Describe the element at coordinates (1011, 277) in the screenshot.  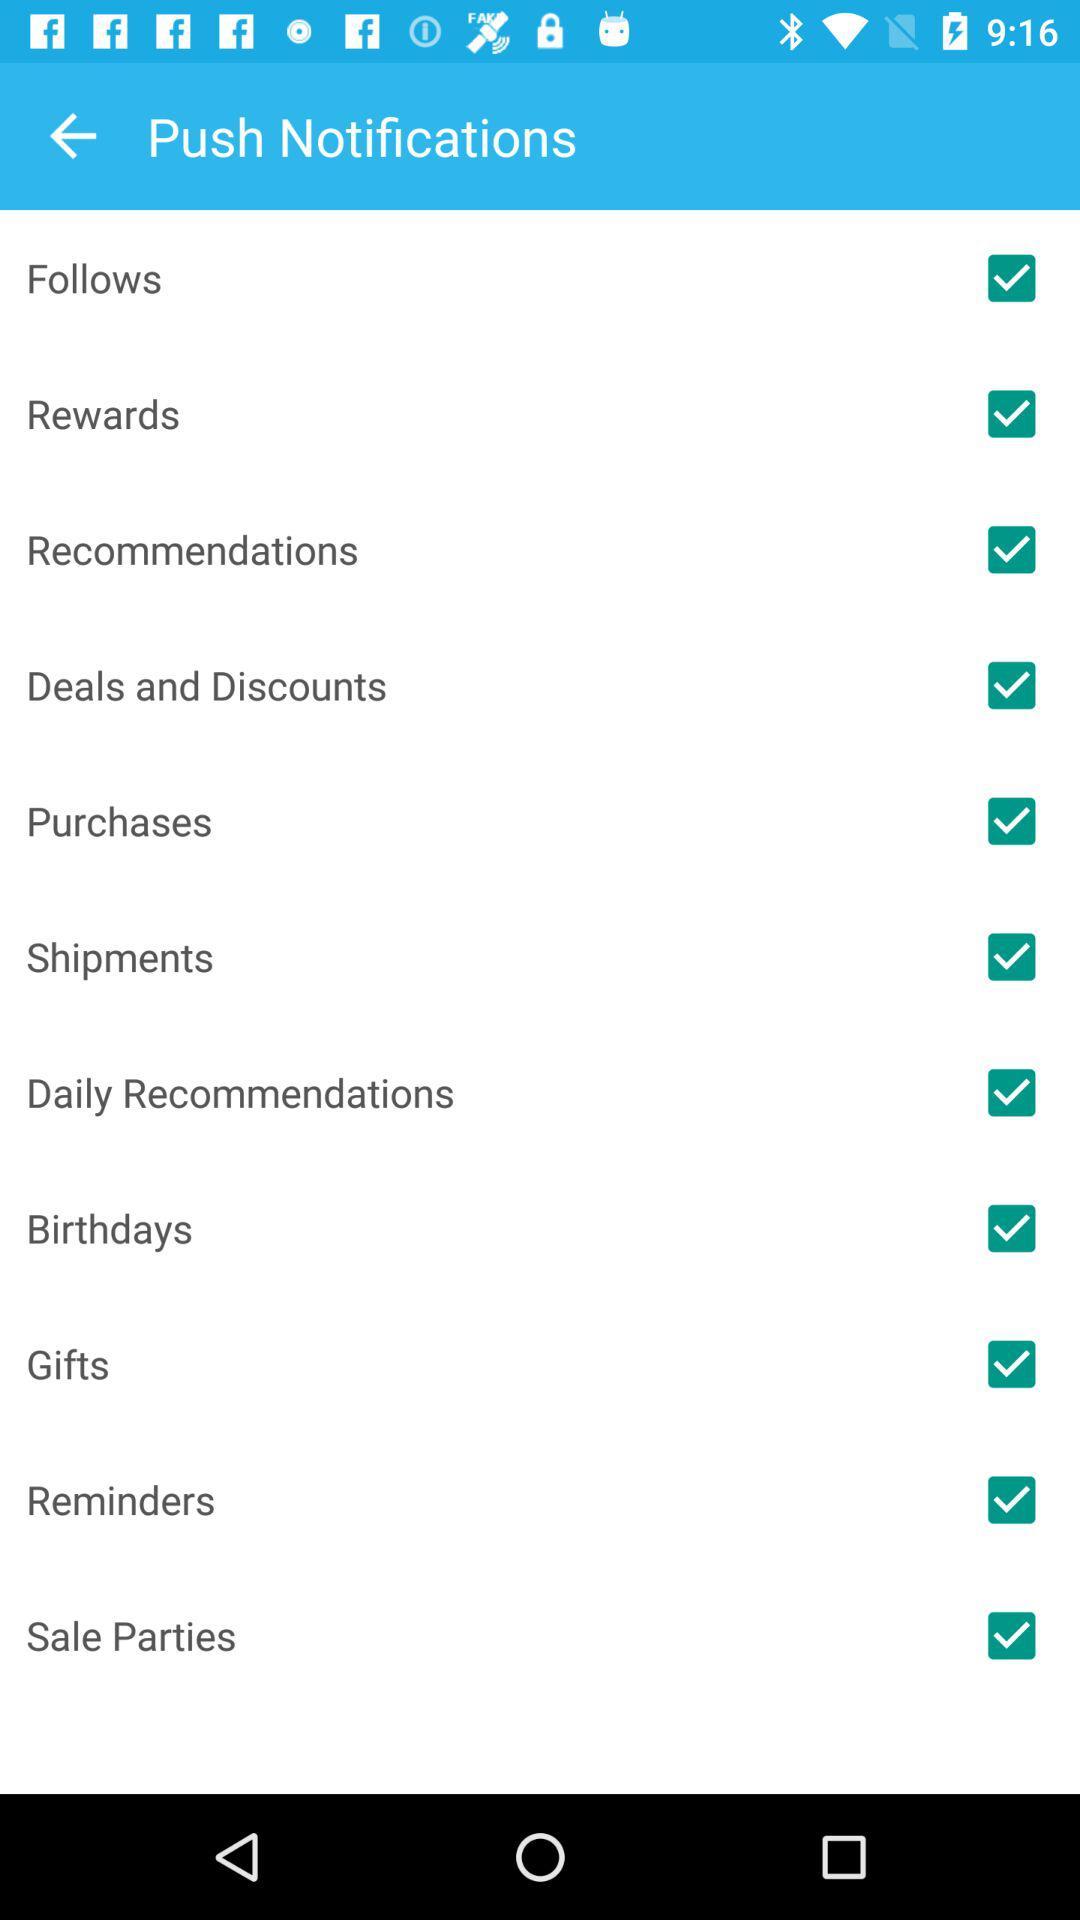
I see `notifications for followers` at that location.